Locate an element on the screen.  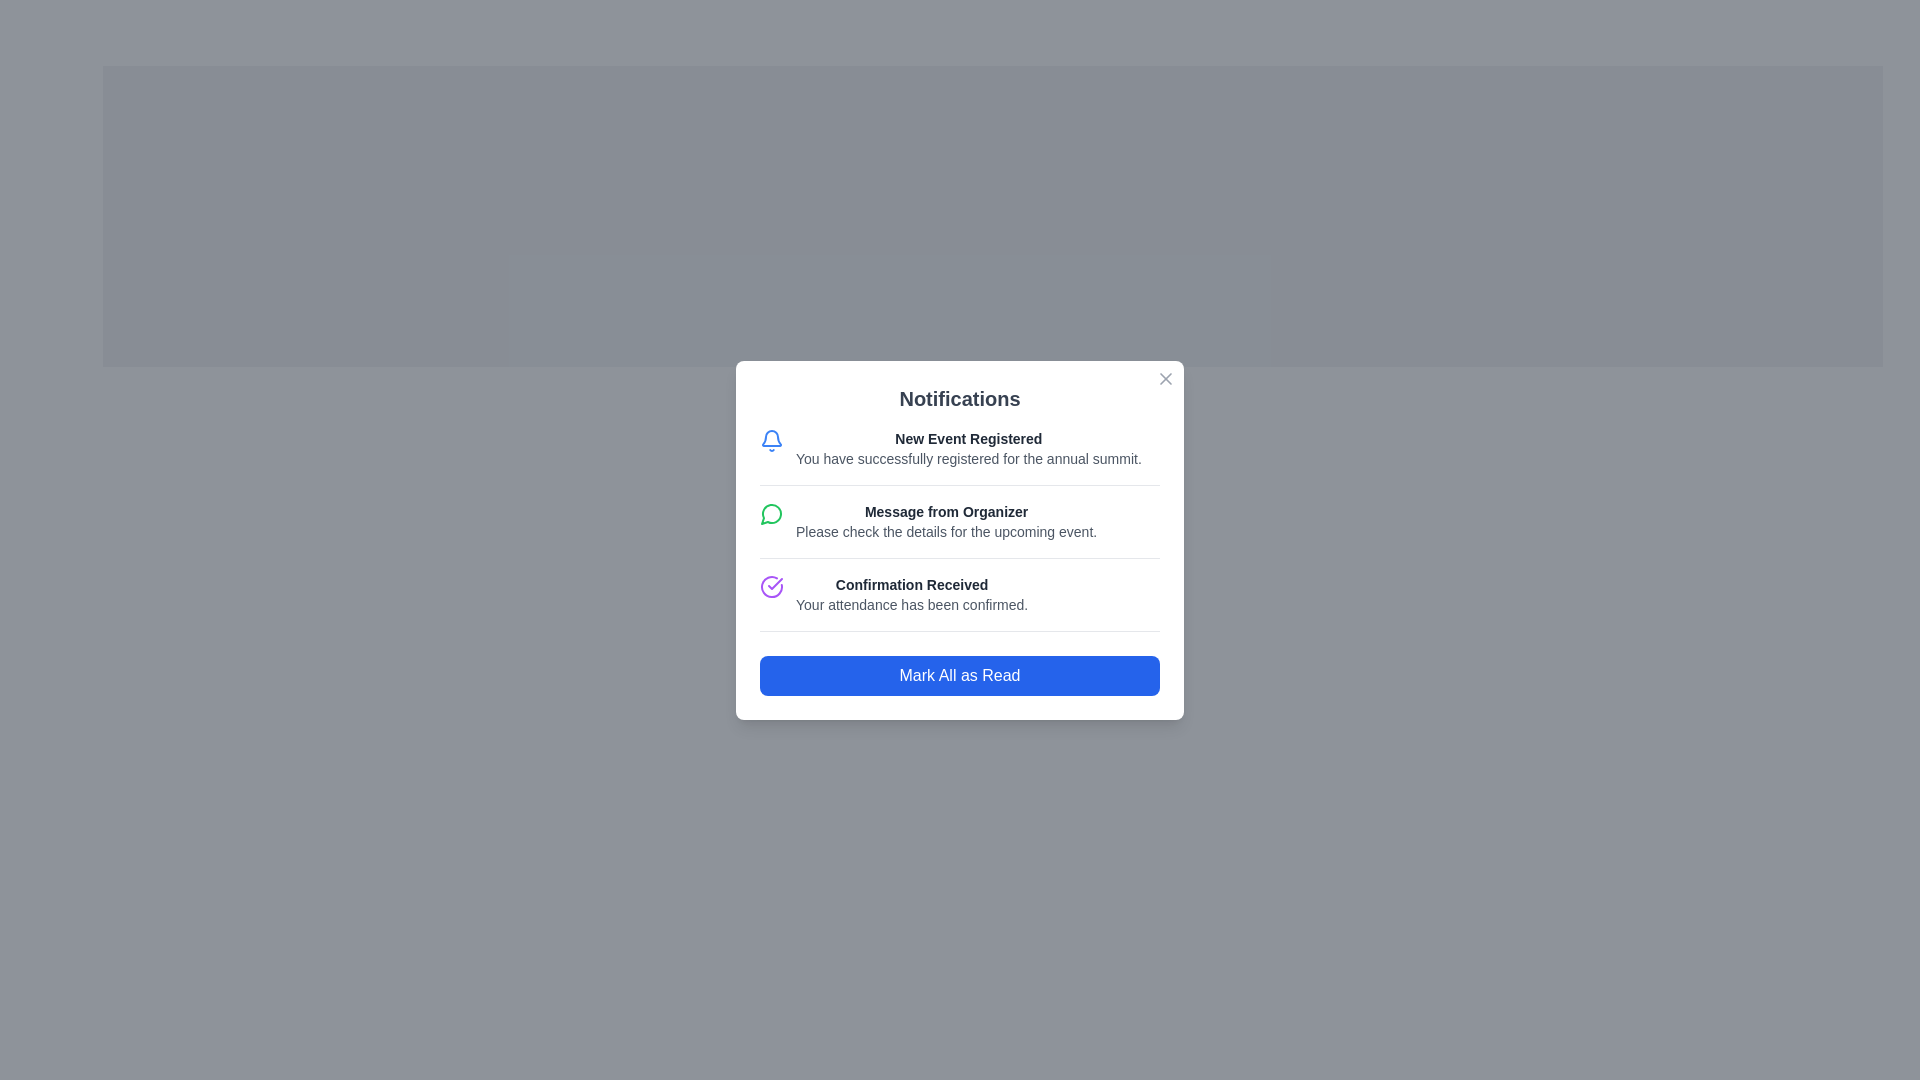
the speech bubble icon with a green outline located to the left of the notification text 'Message from Organizer.' is located at coordinates (771, 512).